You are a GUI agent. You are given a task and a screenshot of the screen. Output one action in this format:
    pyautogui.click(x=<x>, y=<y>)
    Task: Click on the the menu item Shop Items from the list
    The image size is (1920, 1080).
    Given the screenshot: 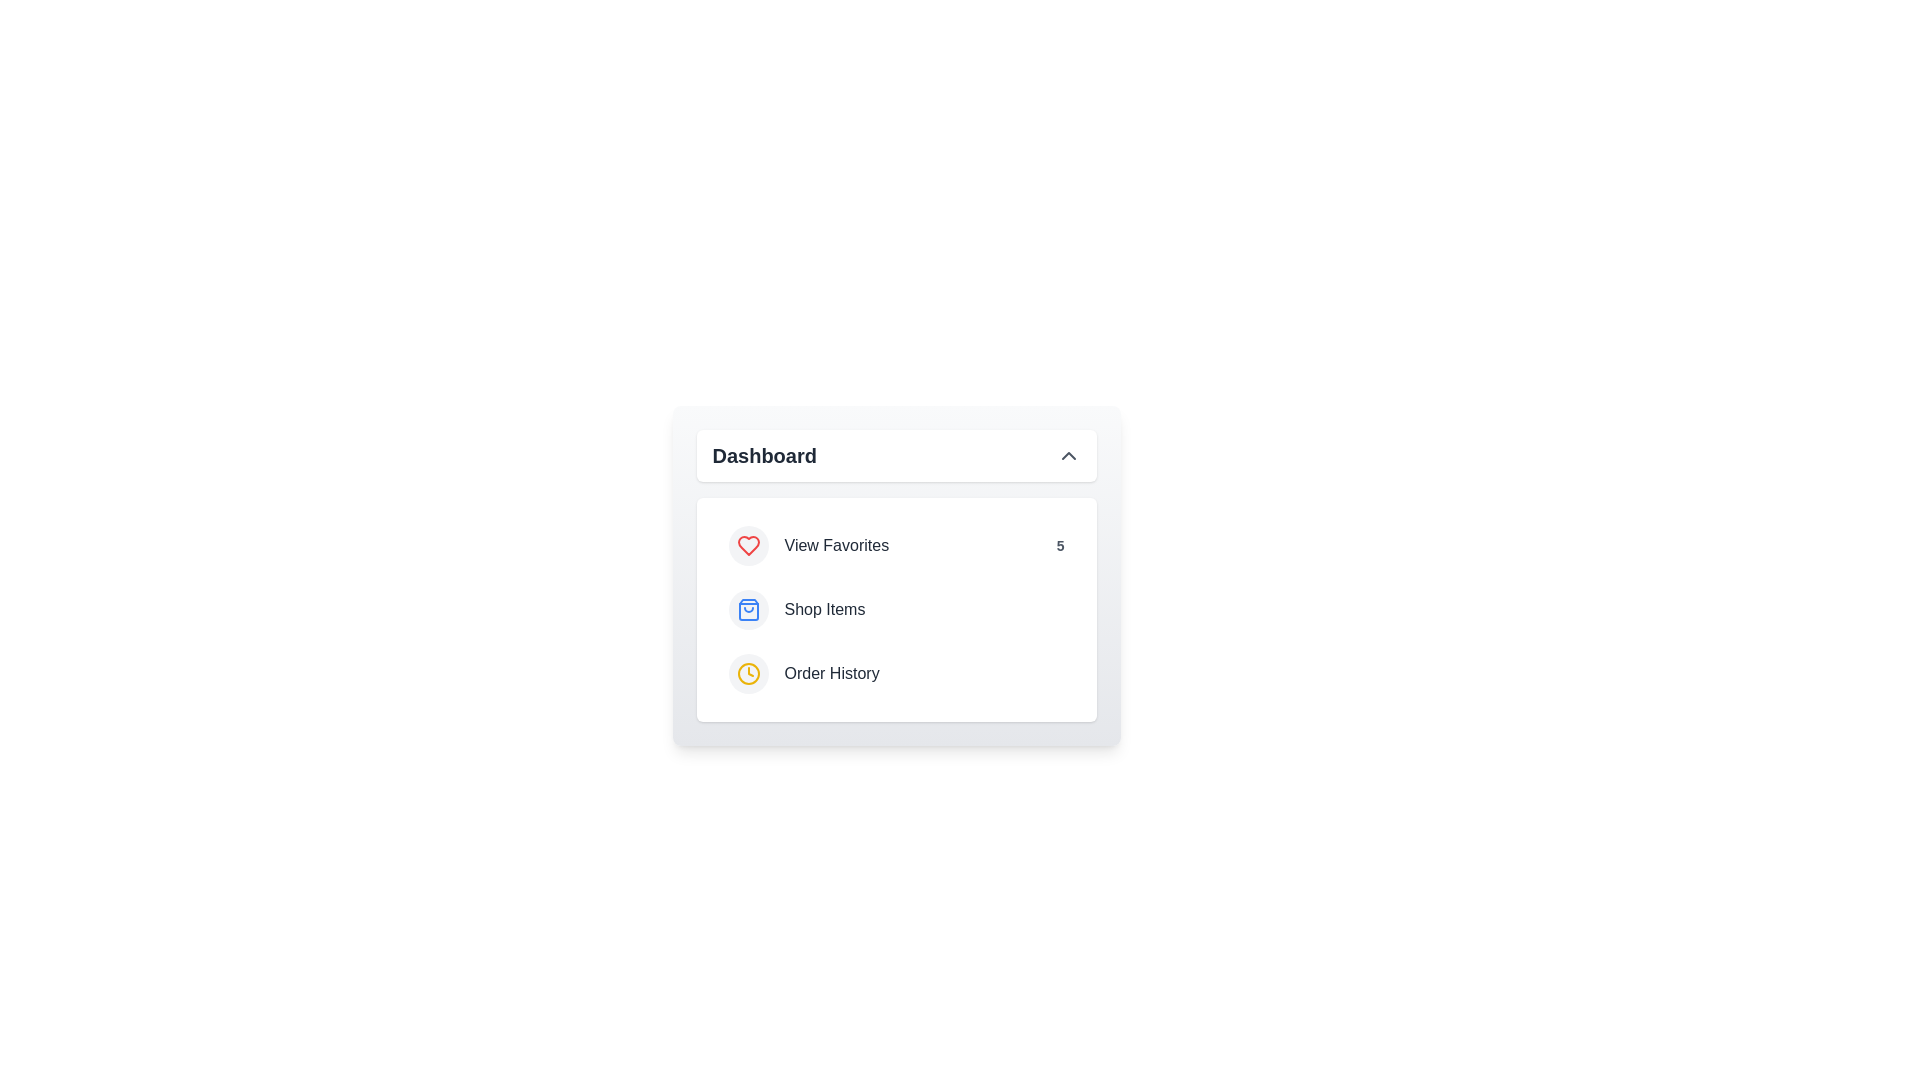 What is the action you would take?
    pyautogui.click(x=895, y=608)
    